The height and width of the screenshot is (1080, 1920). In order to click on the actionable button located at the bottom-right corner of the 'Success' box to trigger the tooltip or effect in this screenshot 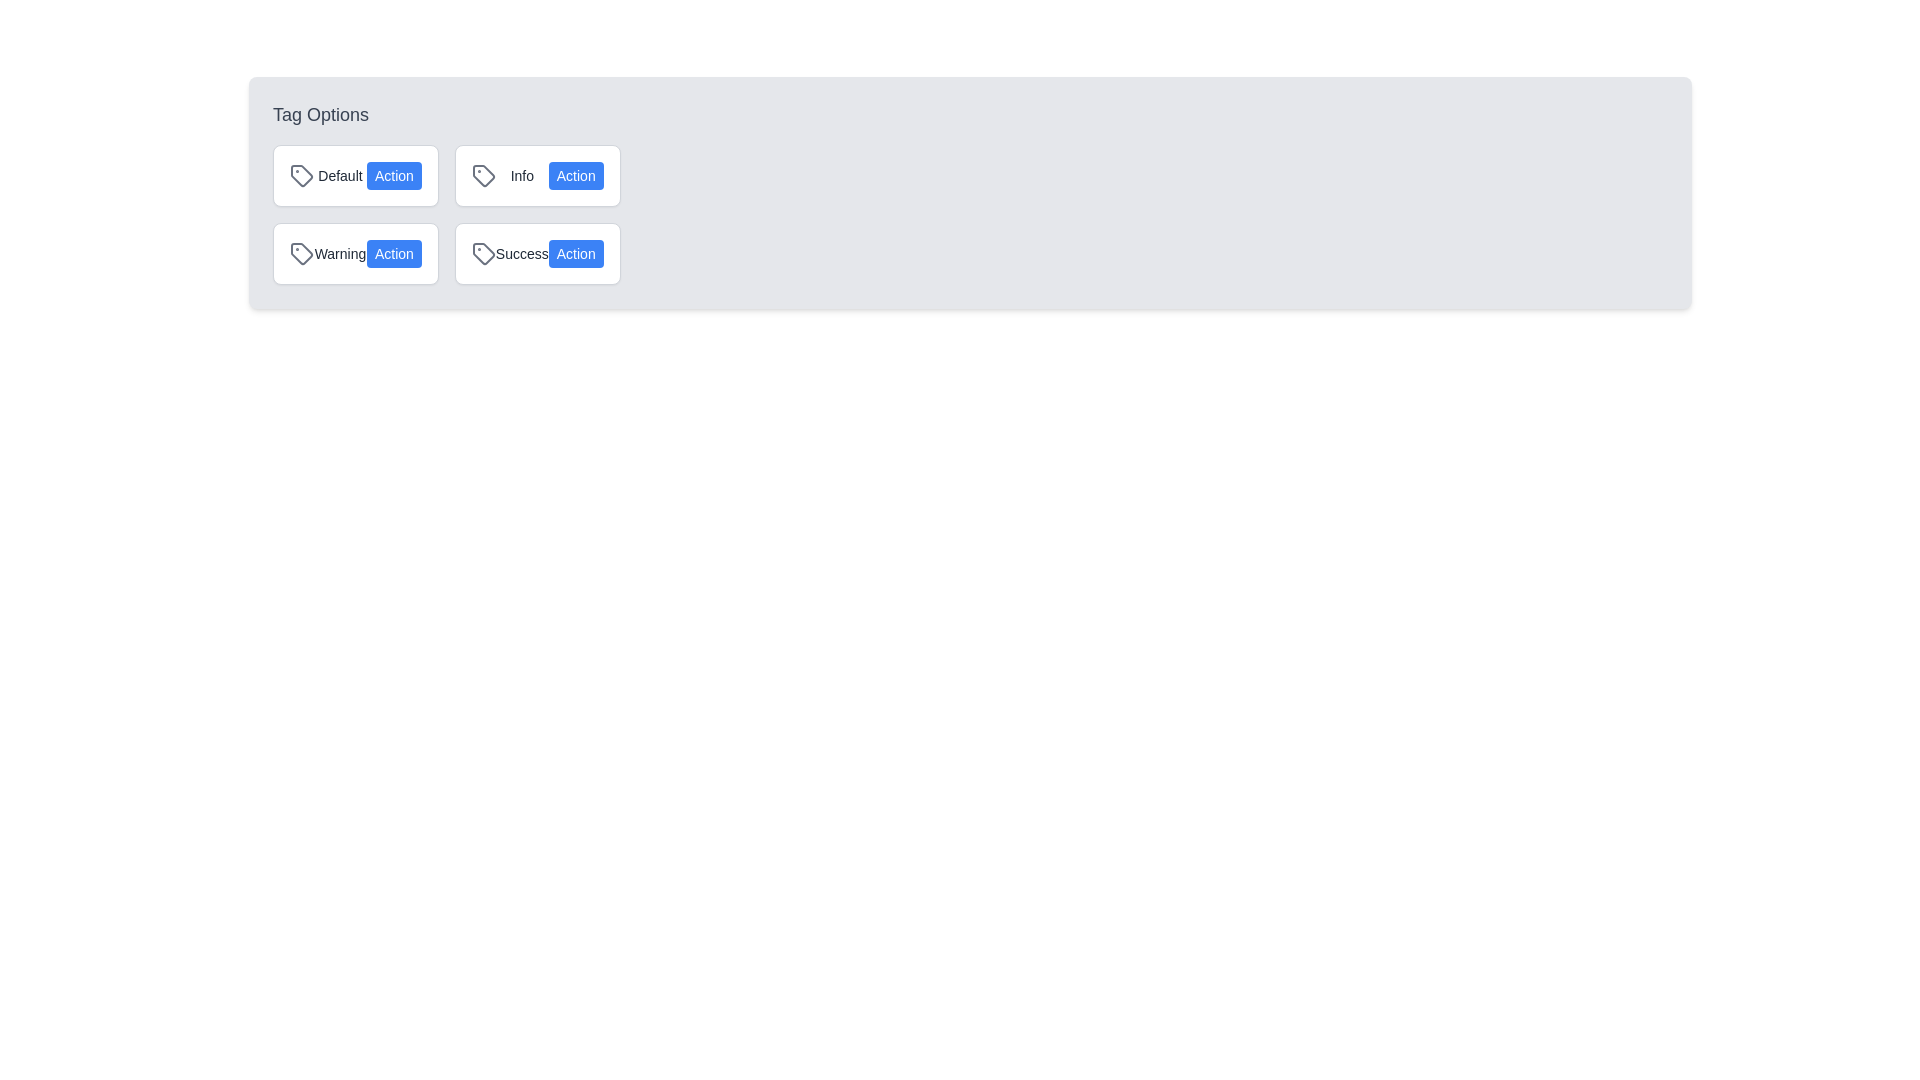, I will do `click(575, 253)`.